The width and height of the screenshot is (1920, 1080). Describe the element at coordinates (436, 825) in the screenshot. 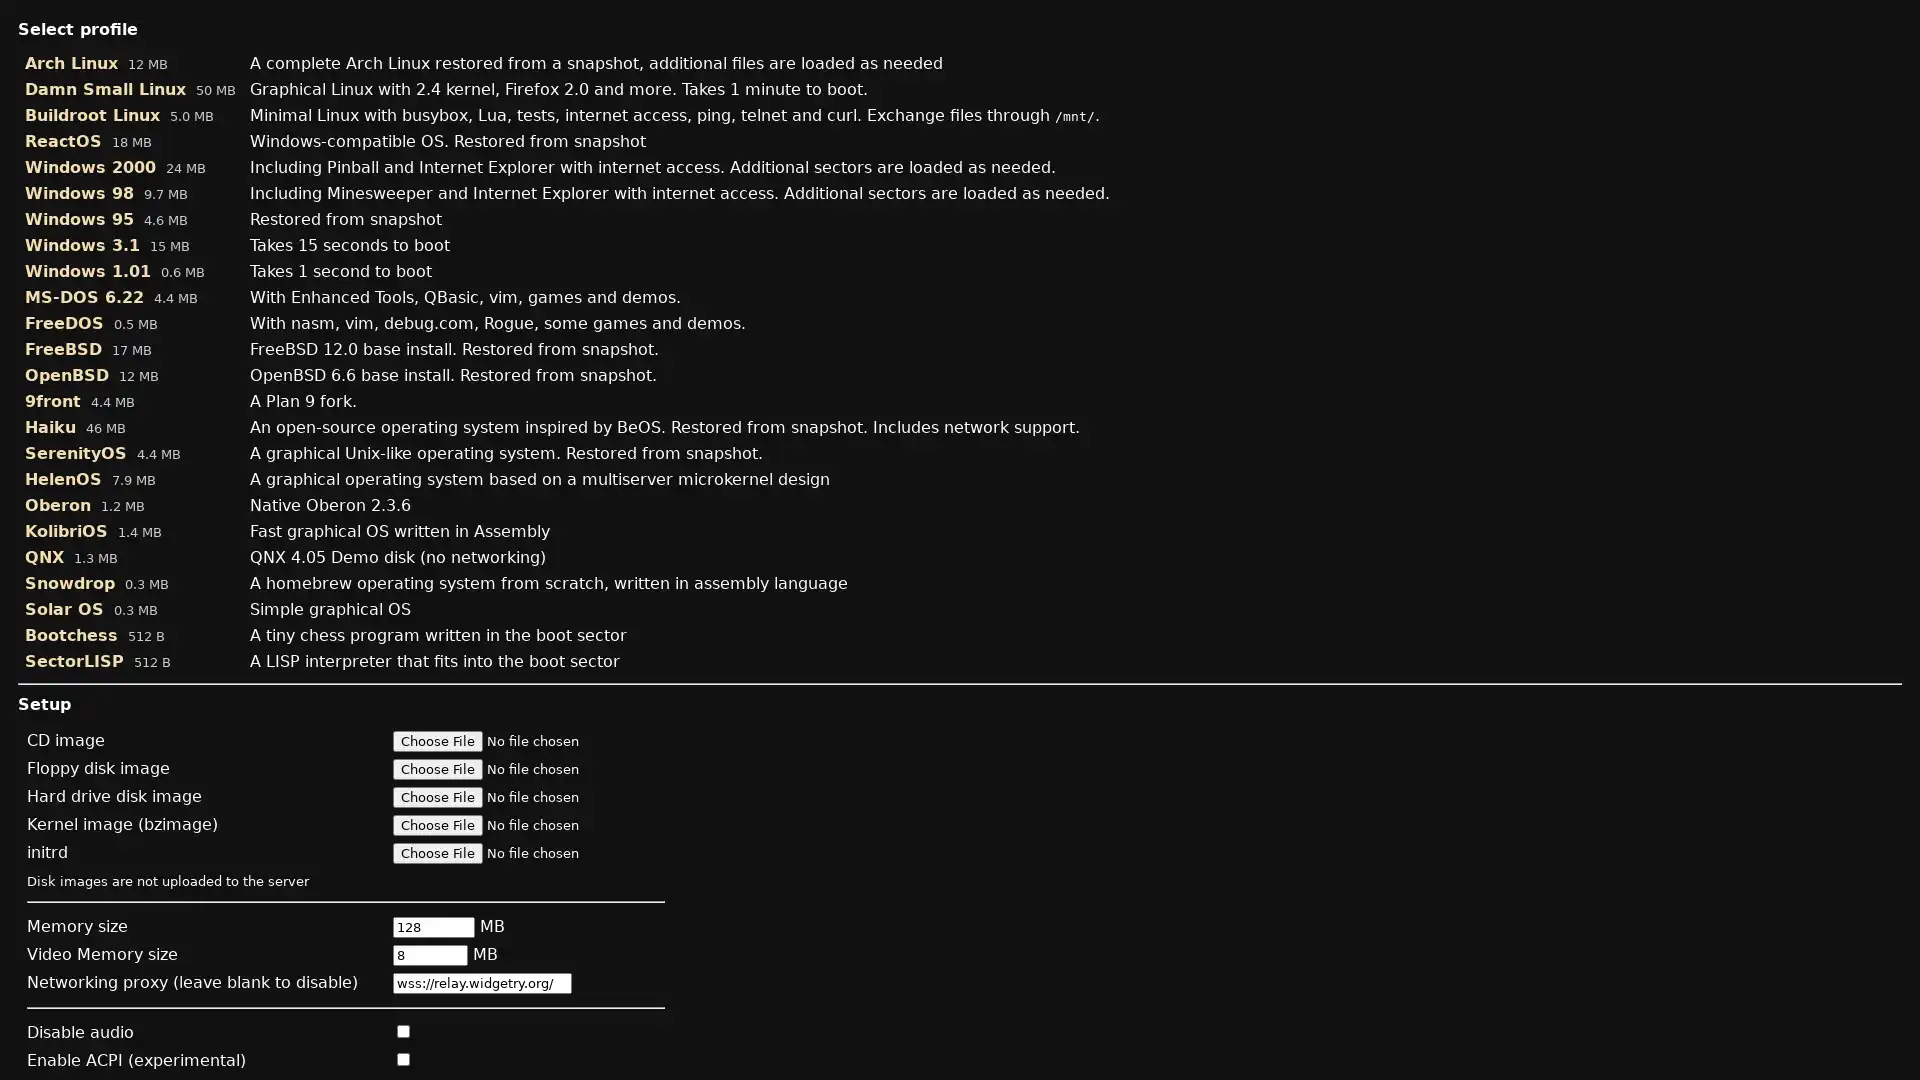

I see `Choose File` at that location.